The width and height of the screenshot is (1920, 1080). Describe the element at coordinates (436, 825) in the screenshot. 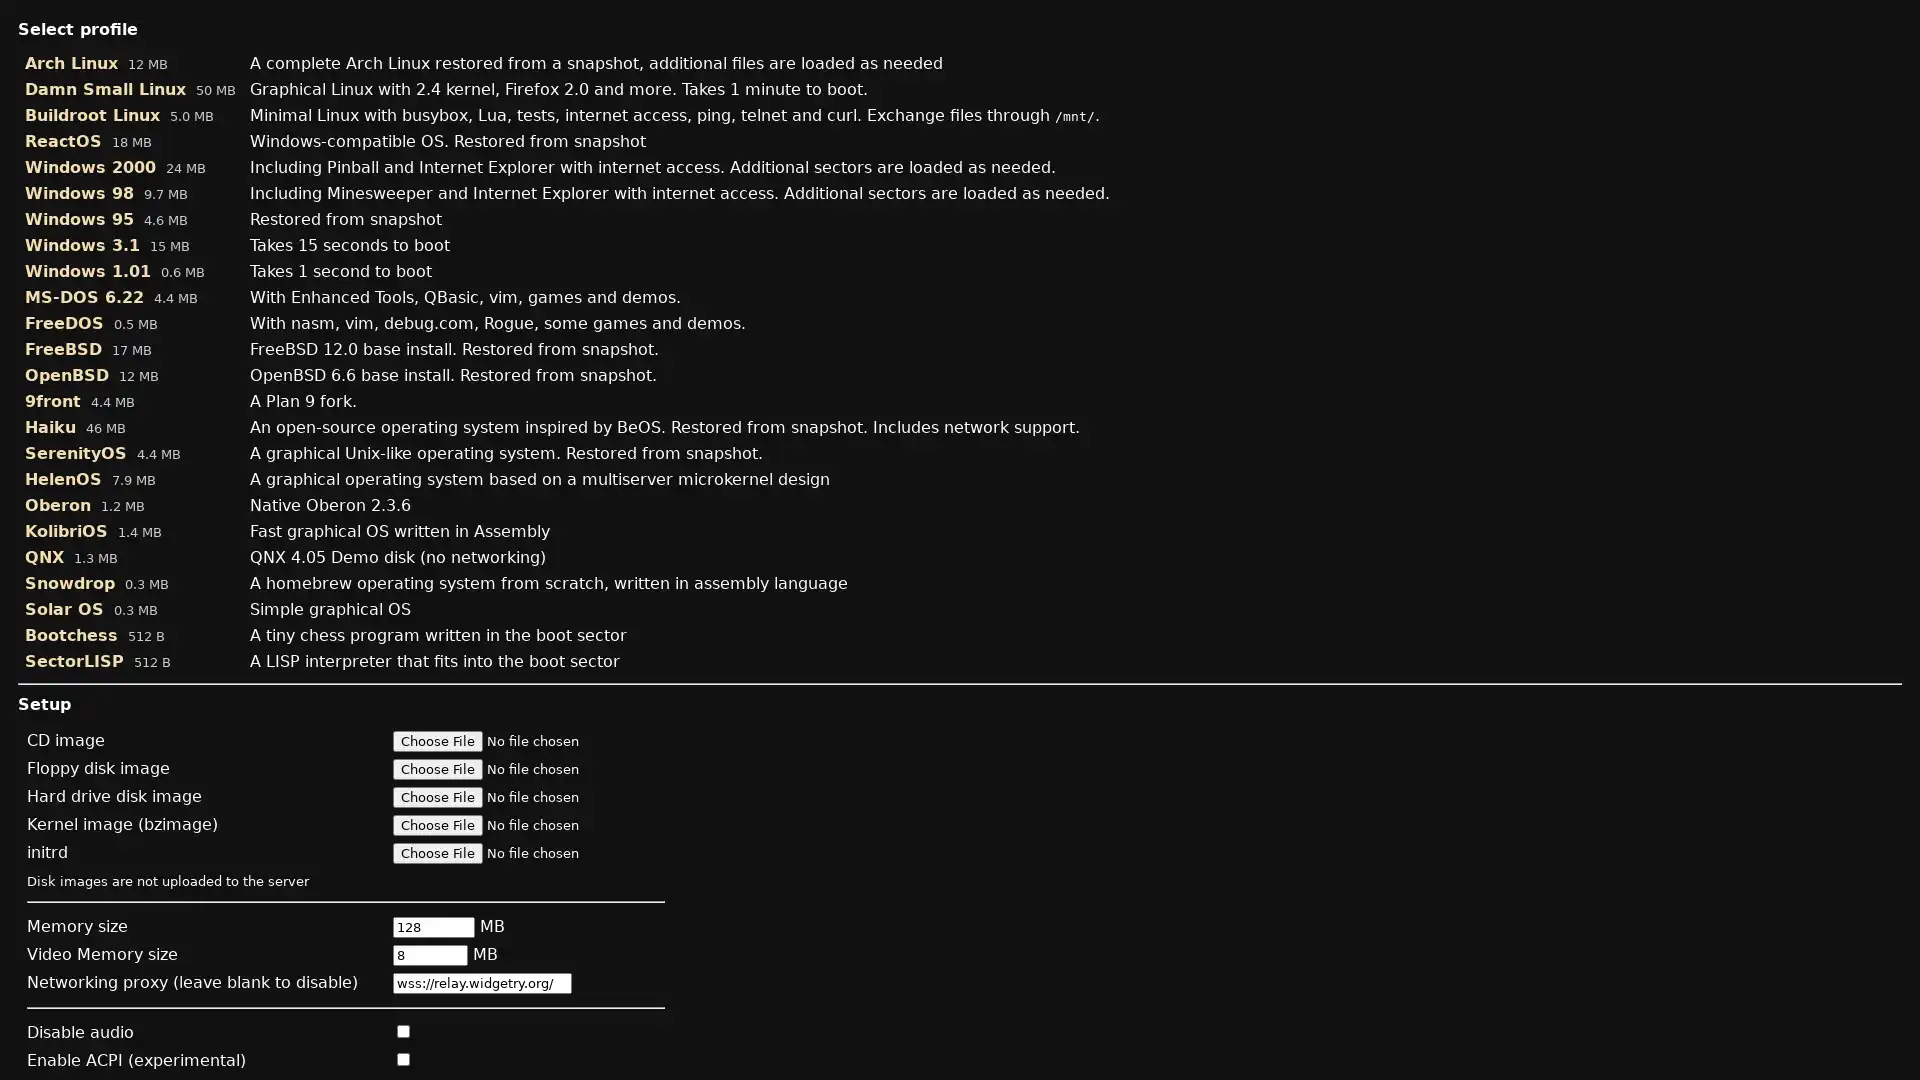

I see `Choose File` at that location.